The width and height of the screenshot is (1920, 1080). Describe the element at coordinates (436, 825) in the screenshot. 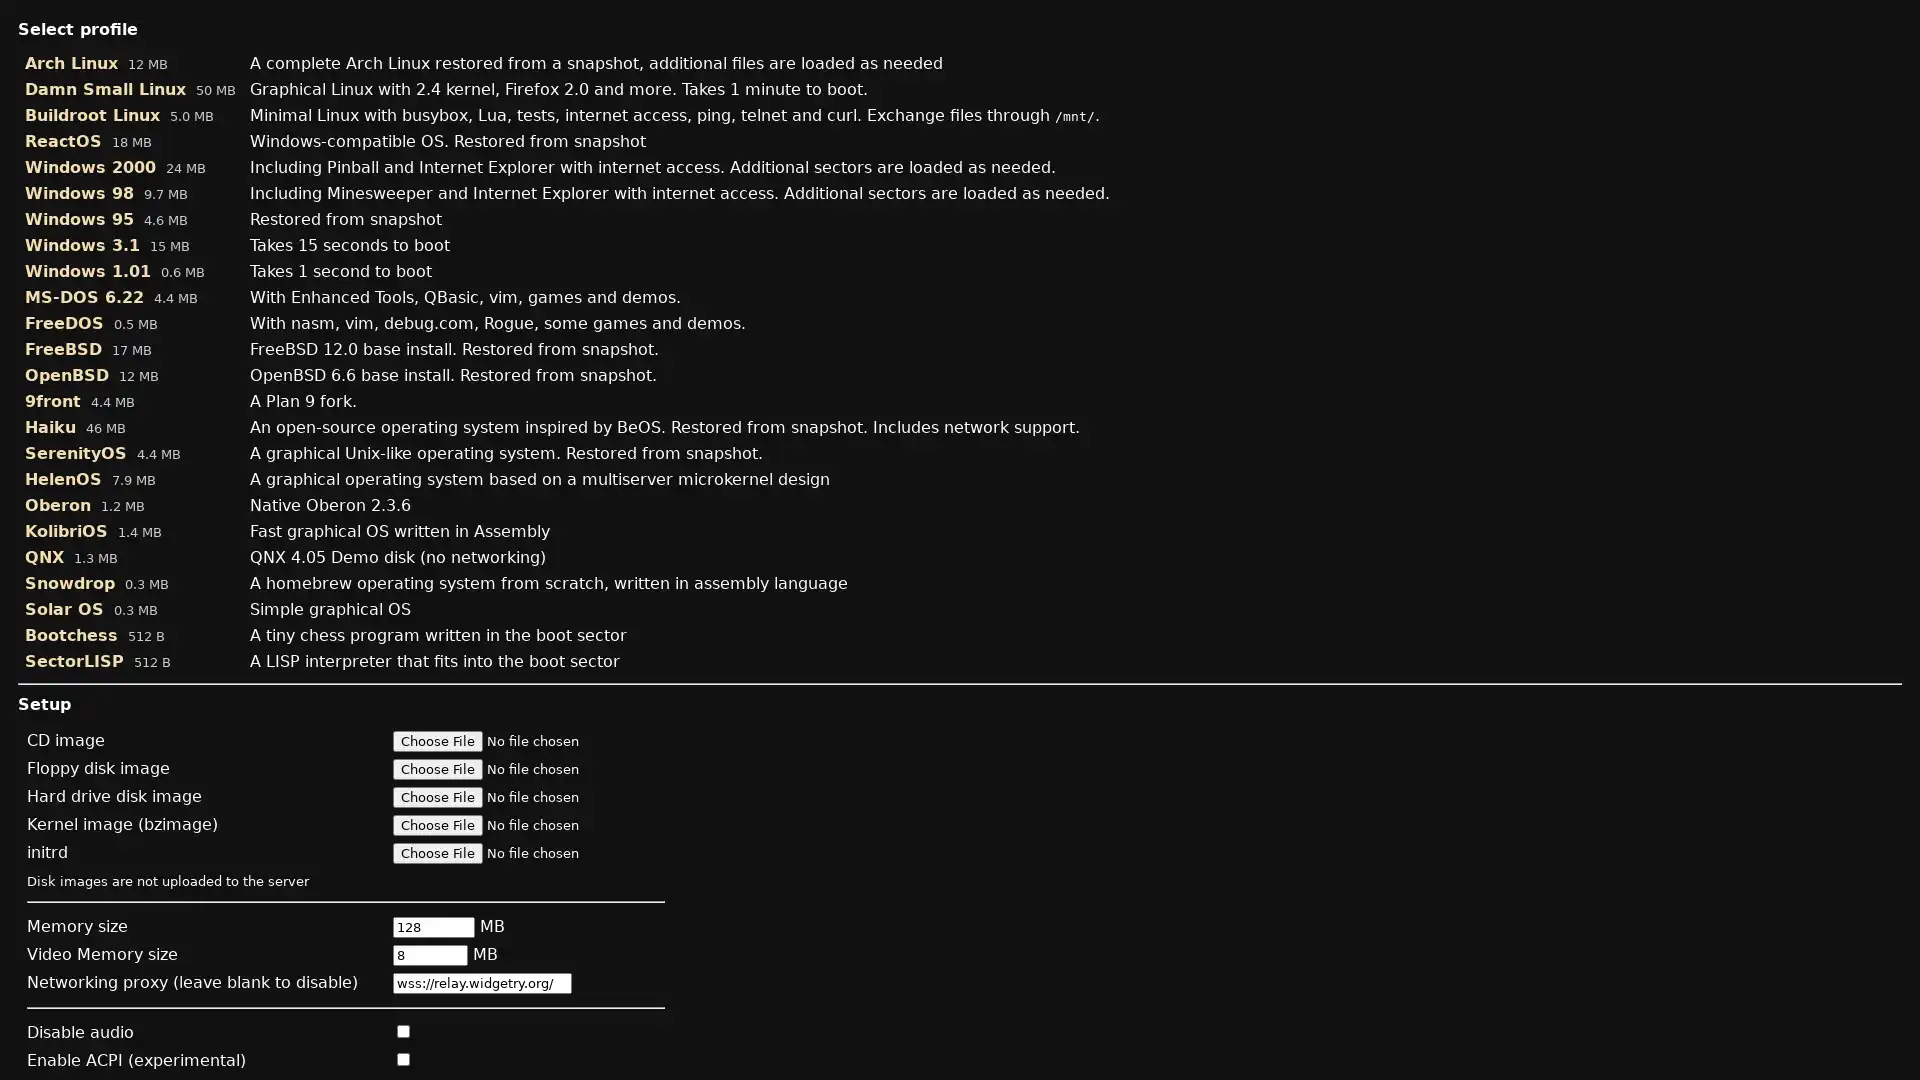

I see `Choose File` at that location.